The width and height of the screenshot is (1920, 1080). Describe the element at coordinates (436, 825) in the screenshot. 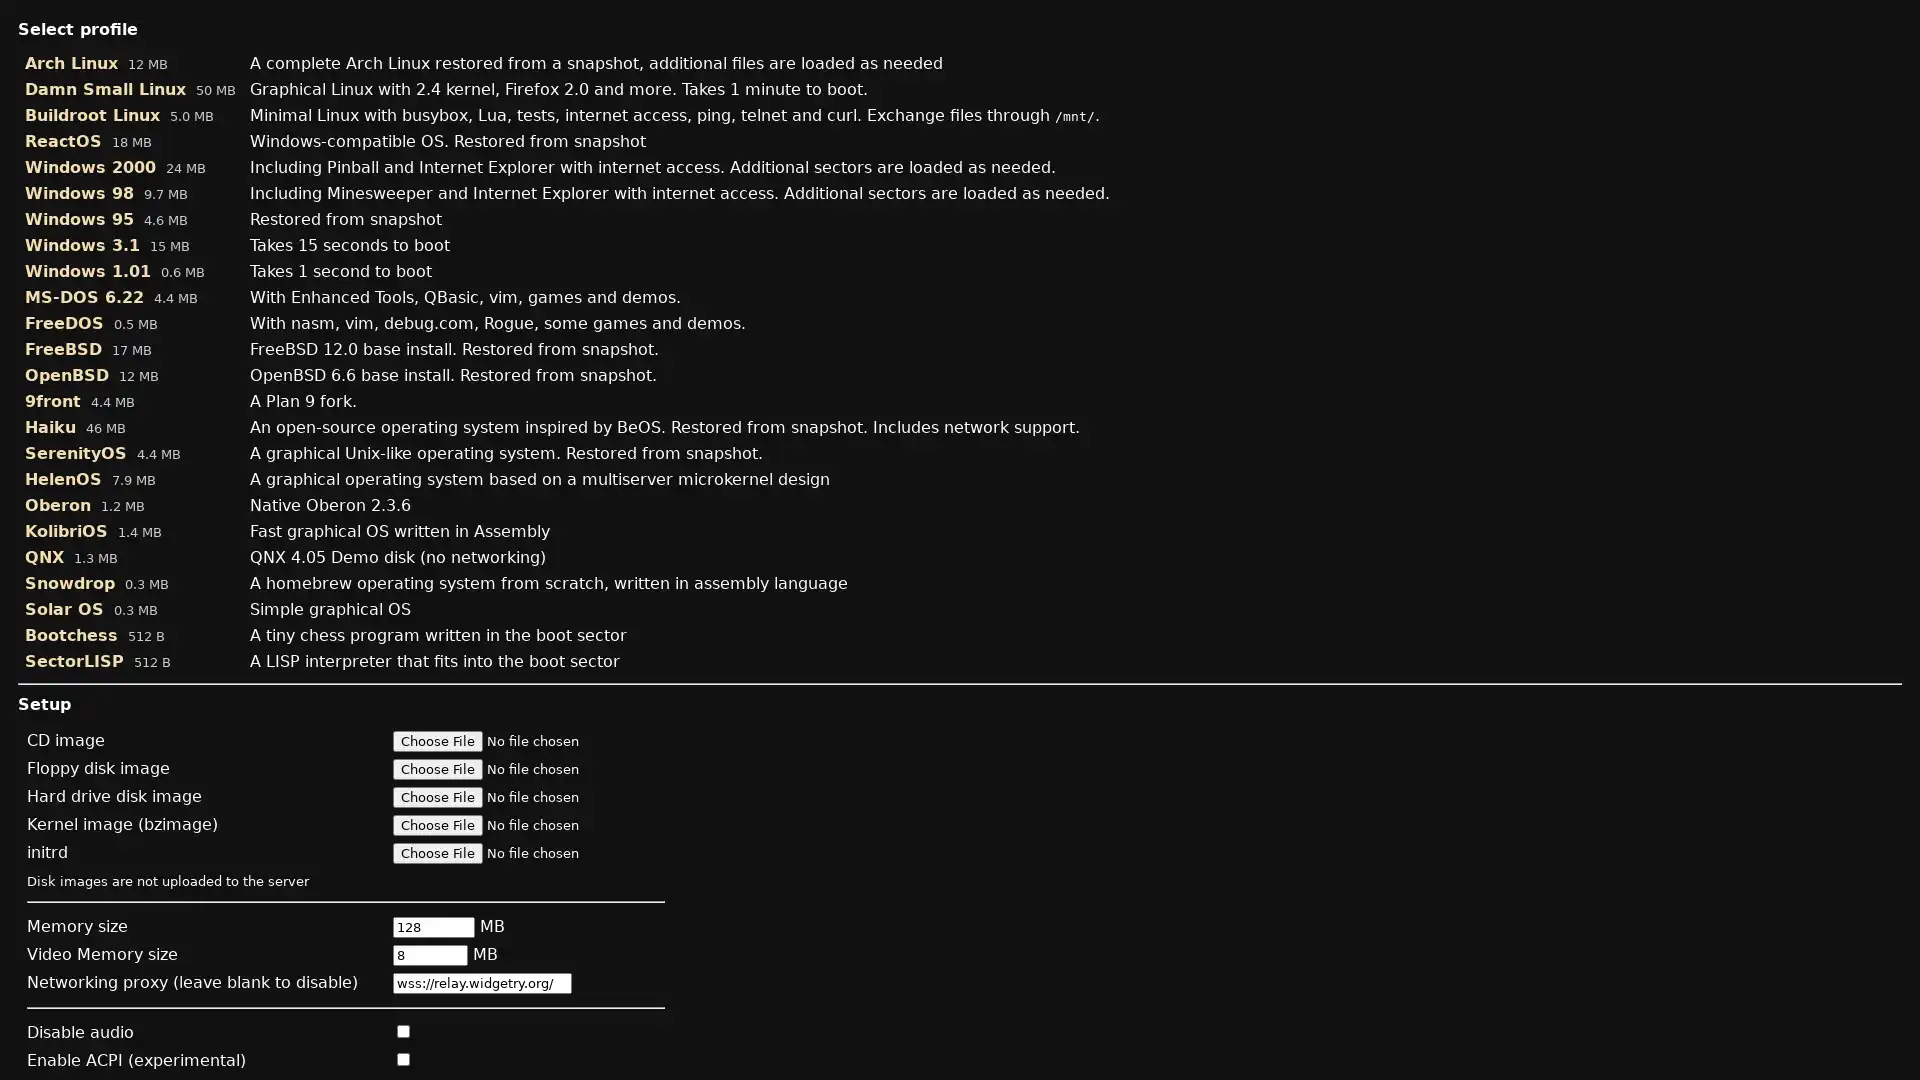

I see `Choose File` at that location.